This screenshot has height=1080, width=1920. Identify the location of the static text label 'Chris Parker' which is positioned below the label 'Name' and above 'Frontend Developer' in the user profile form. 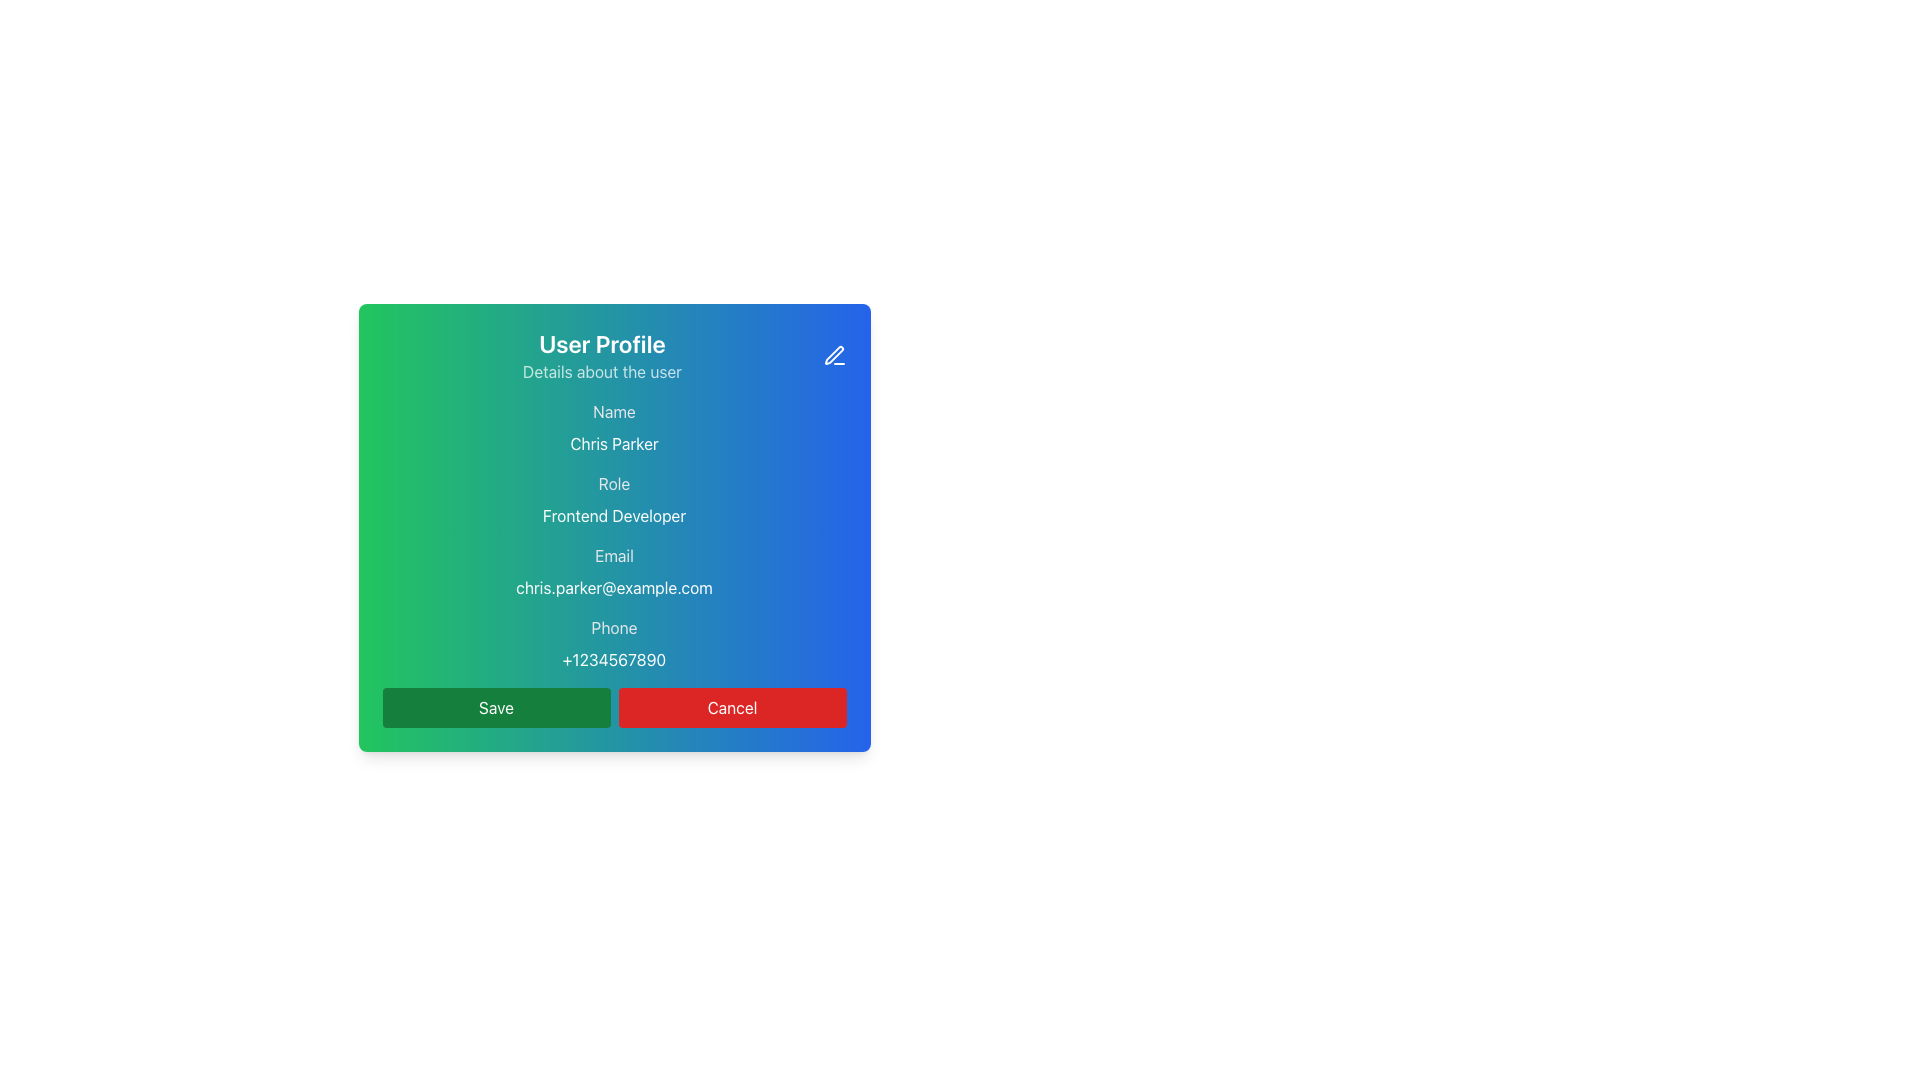
(613, 442).